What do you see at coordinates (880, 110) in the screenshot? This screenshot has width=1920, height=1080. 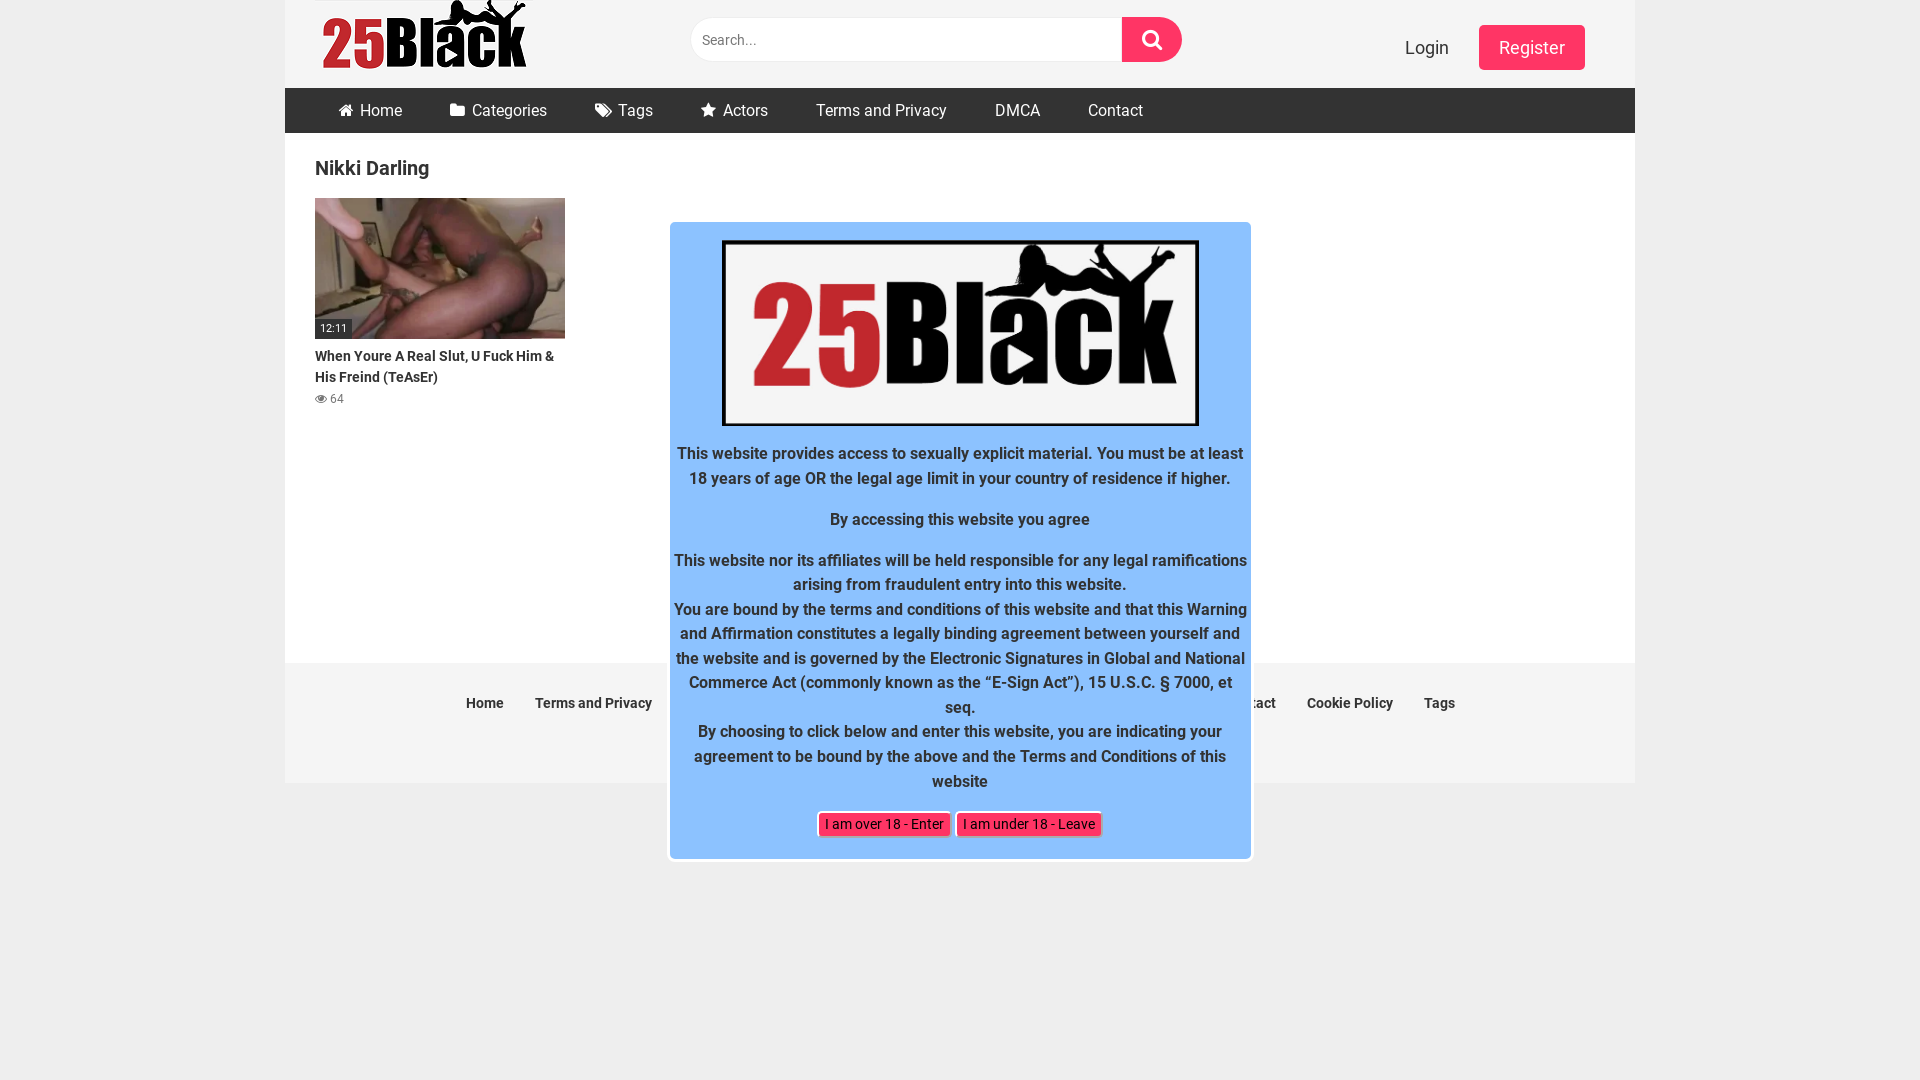 I see `'Terms and Privacy'` at bounding box center [880, 110].